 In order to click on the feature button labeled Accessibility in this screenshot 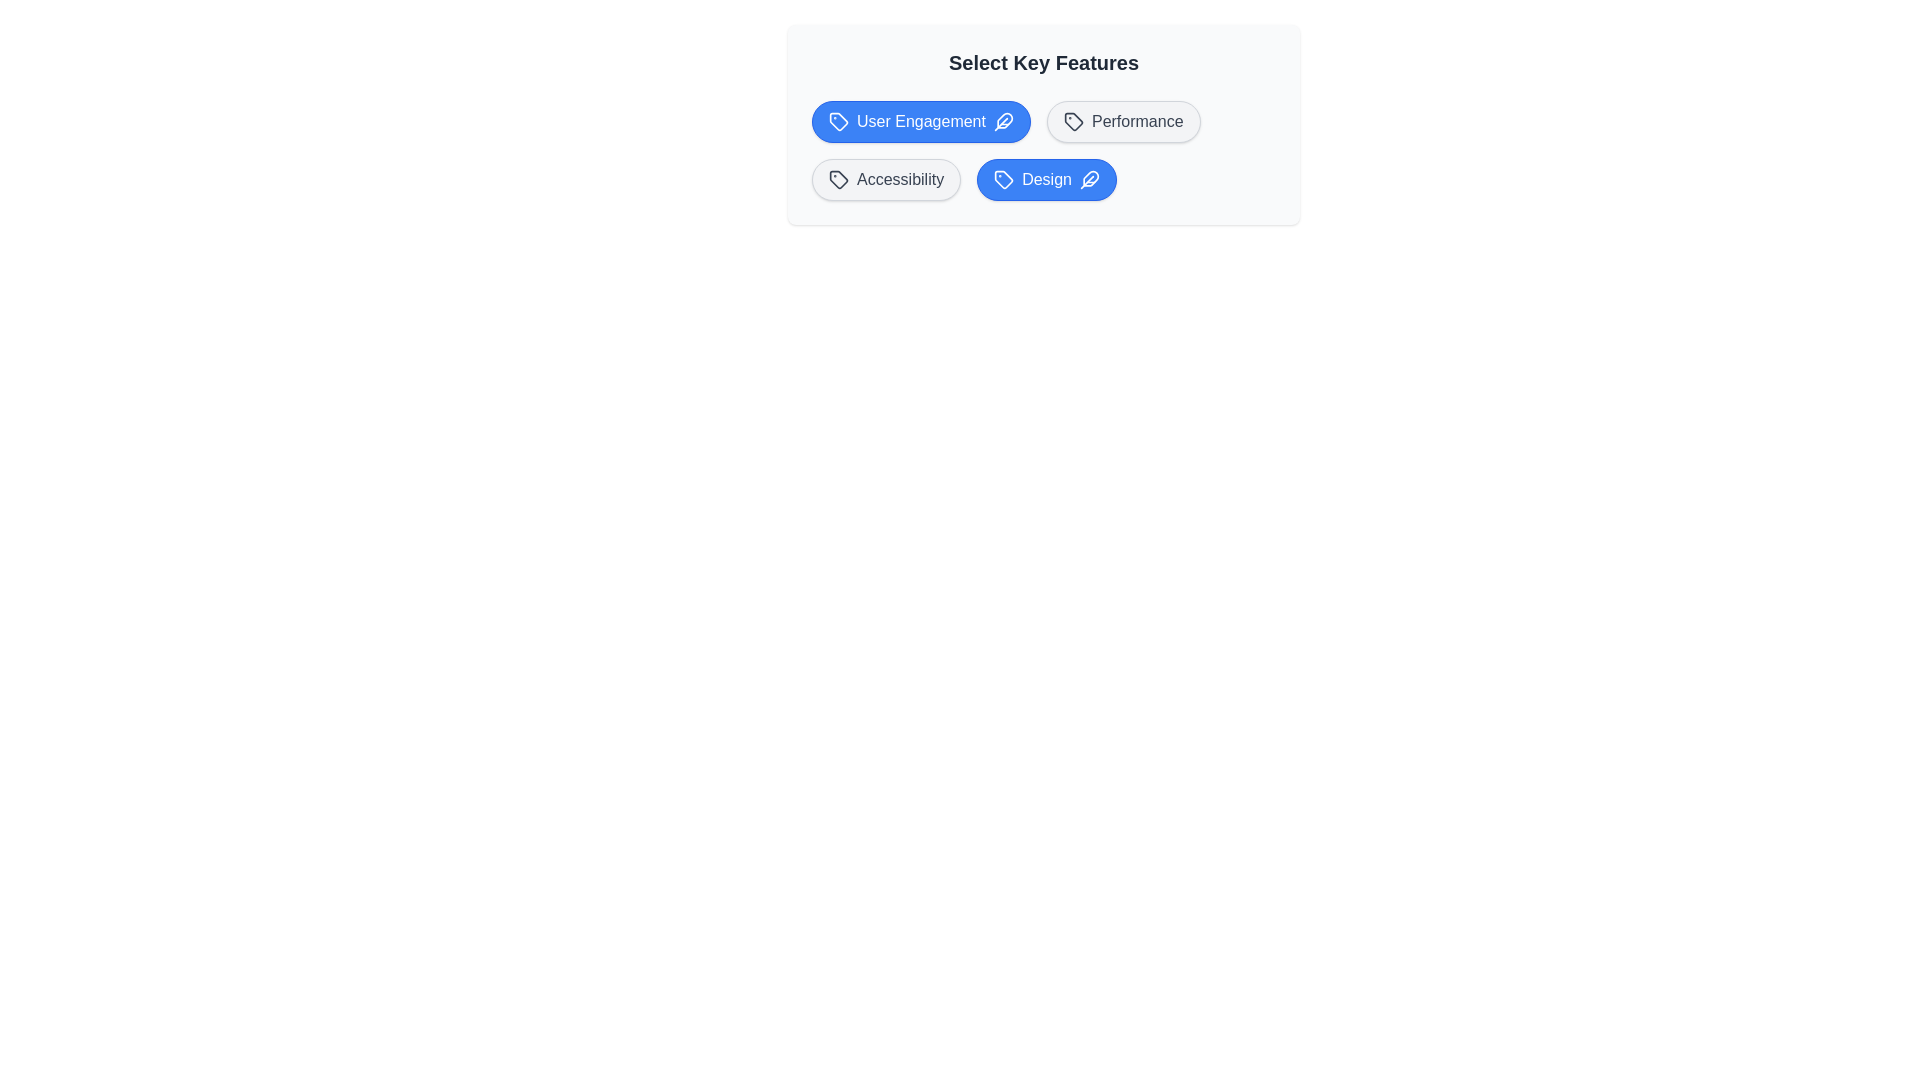, I will do `click(885, 180)`.